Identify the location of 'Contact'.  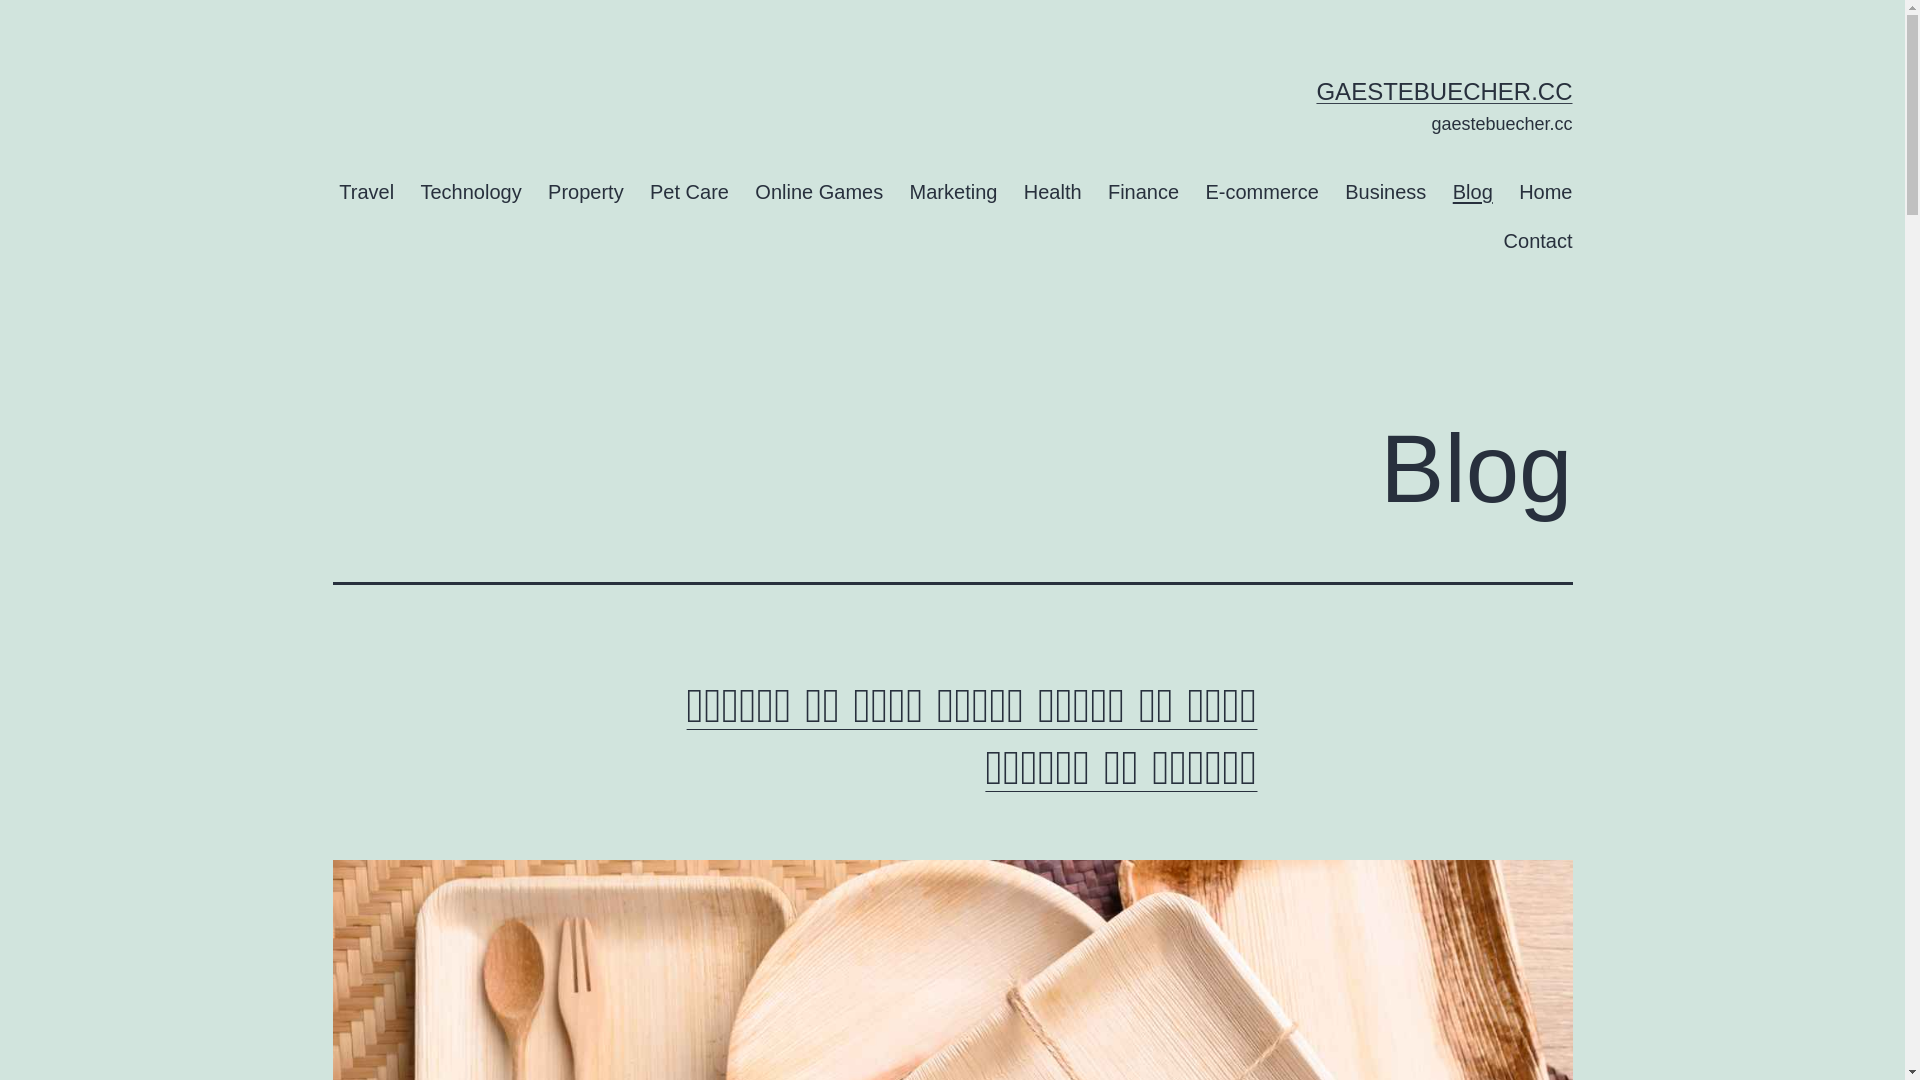
(1536, 240).